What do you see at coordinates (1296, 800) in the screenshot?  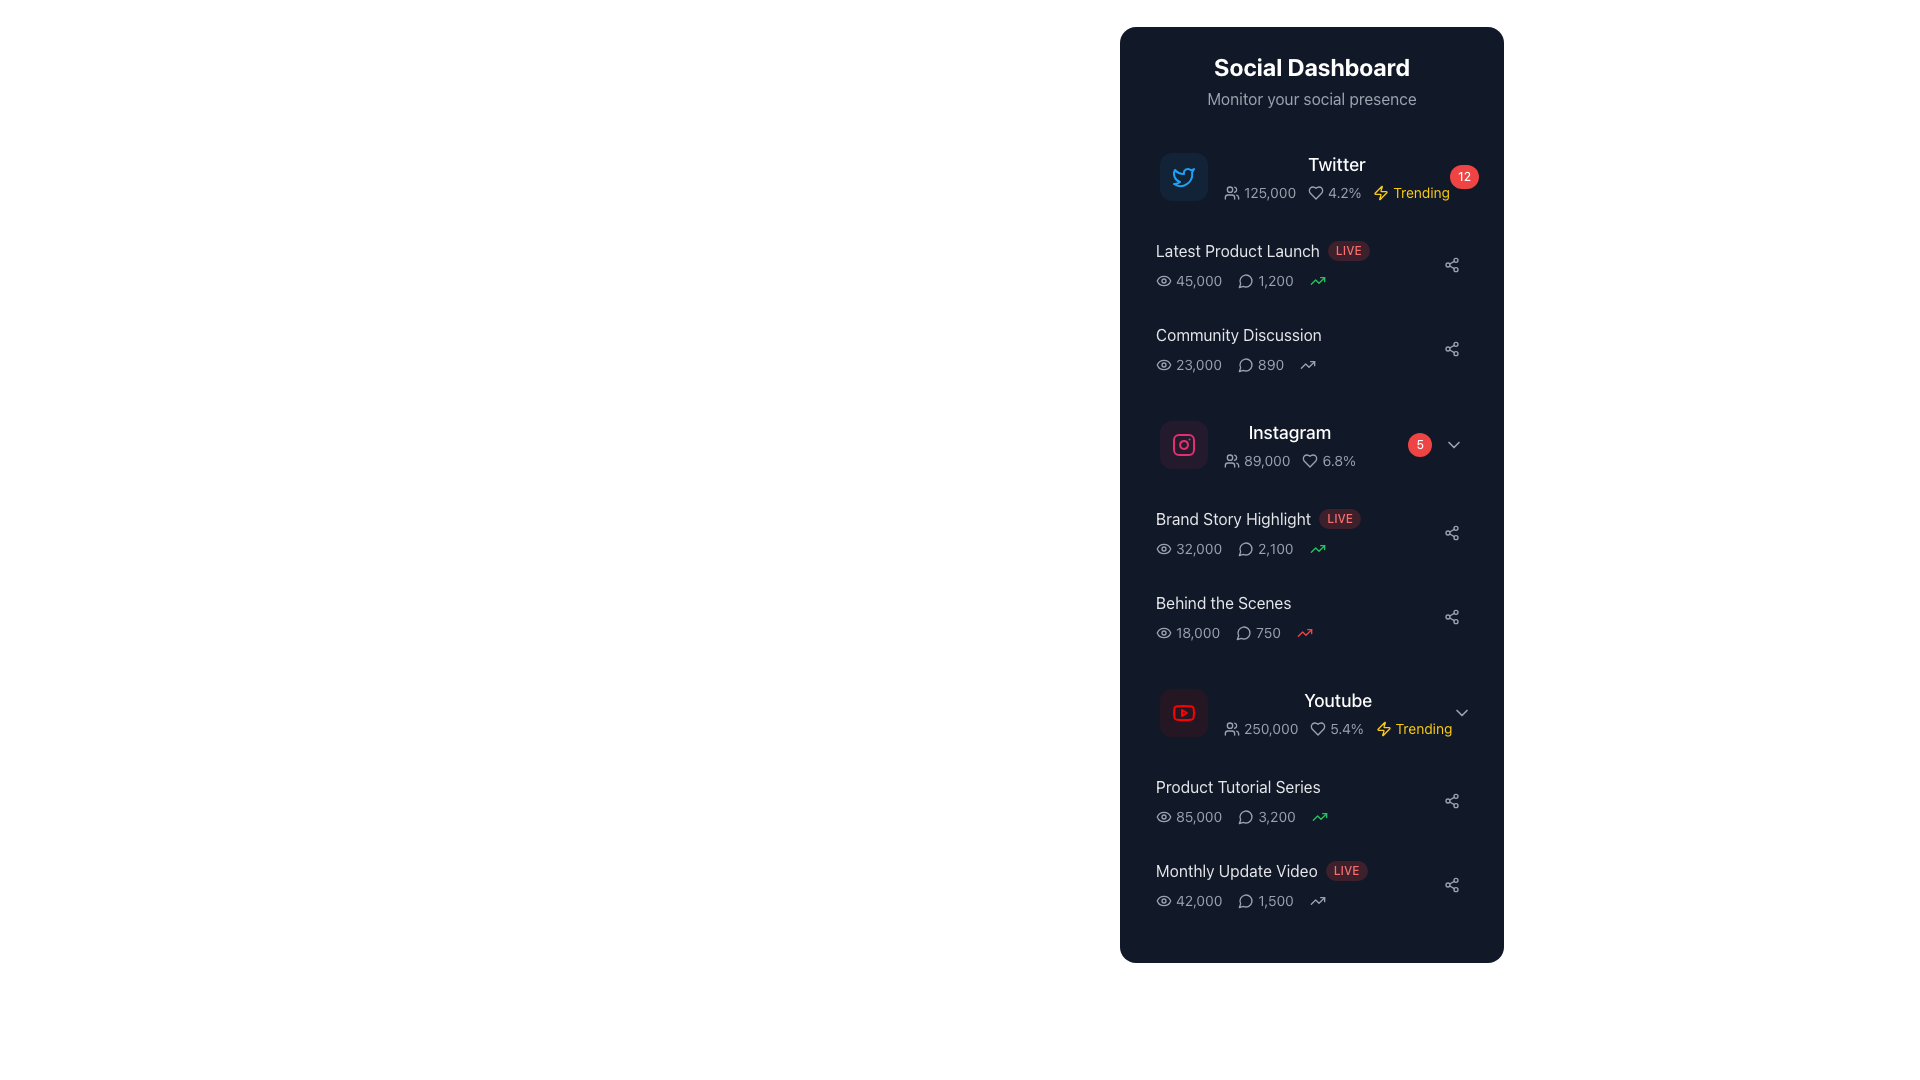 I see `the composite UI component displaying 'Product Tutorial Series' with numerical values '85,000' and '3,200', located in the lower part of the dark-themed dashboard` at bounding box center [1296, 800].